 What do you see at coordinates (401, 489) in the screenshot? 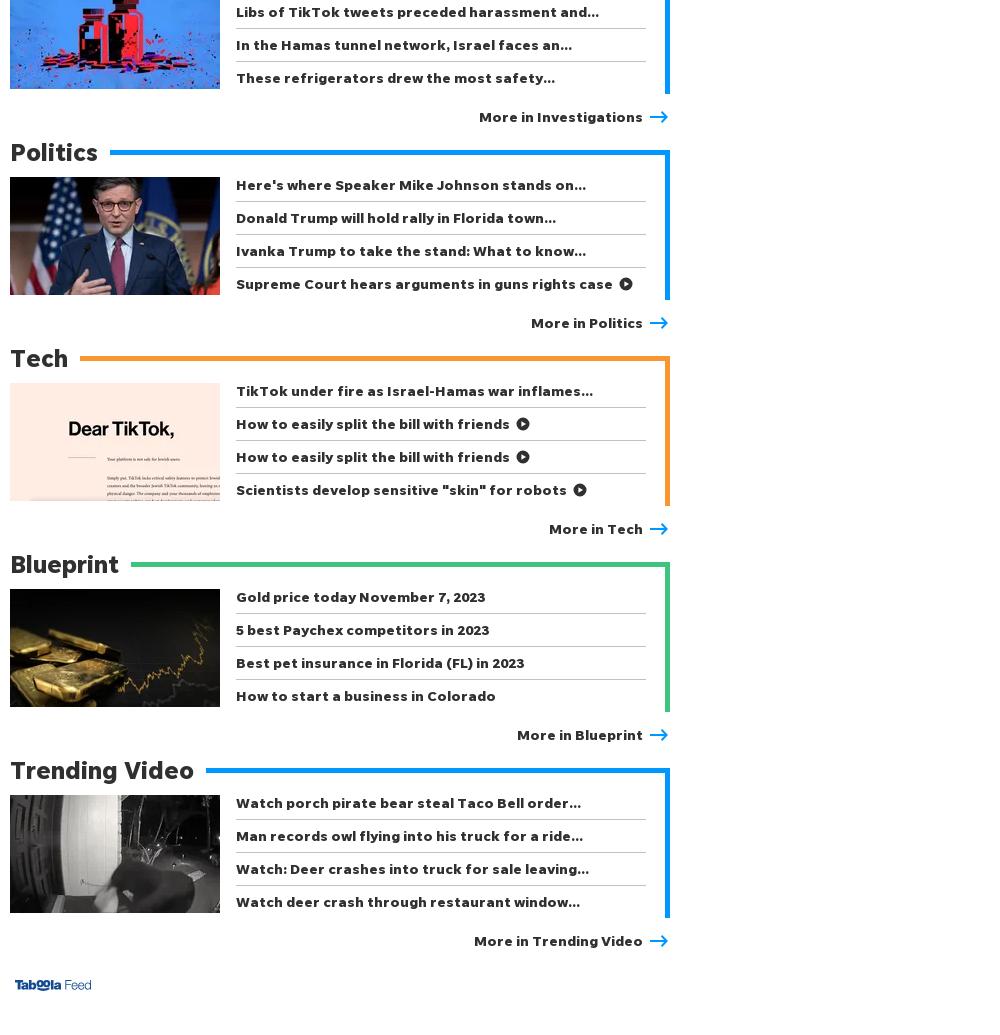
I see `'Scientists develop sensitive "skin" for robots'` at bounding box center [401, 489].